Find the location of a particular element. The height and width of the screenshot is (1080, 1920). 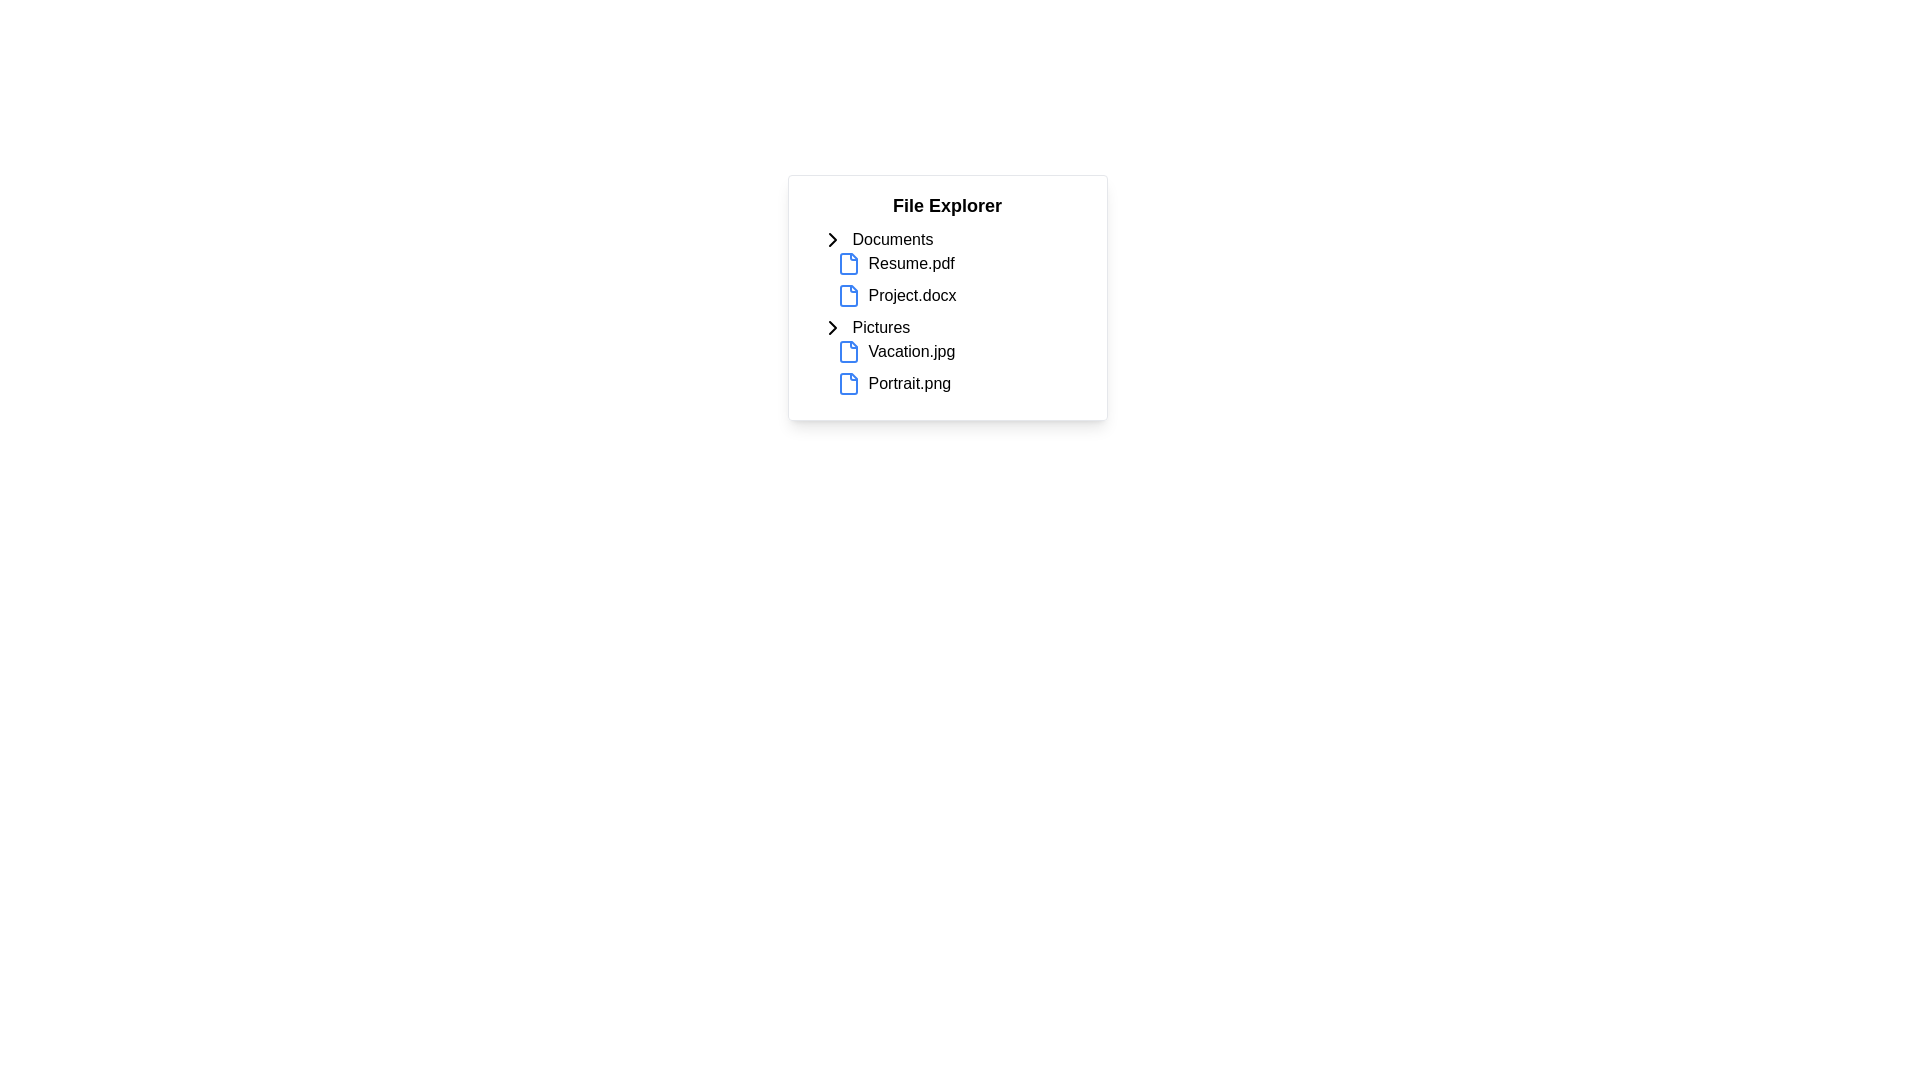

the document file icon, which is a blue graphical representation of a paper sheet located in the 'Documents' section of the file explorer interface is located at coordinates (848, 262).